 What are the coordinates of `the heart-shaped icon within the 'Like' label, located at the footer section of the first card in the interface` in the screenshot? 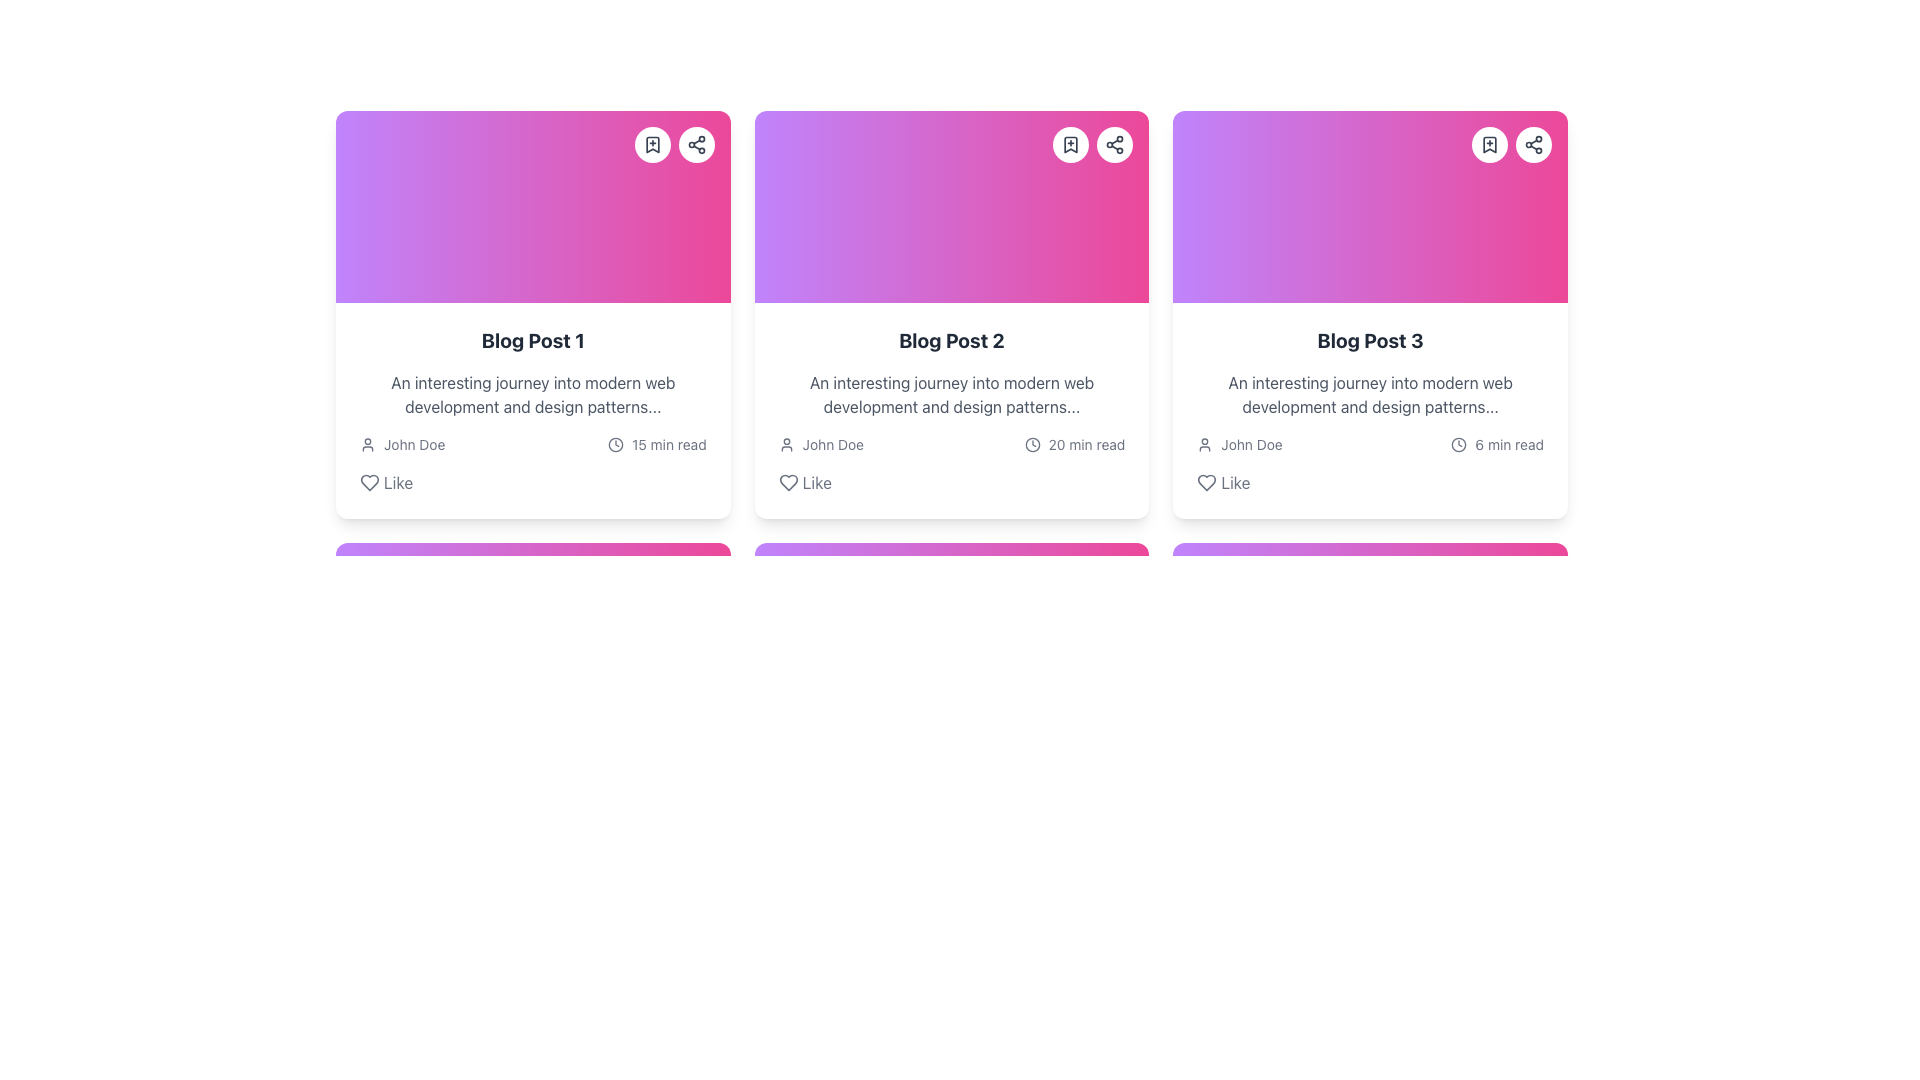 It's located at (369, 482).